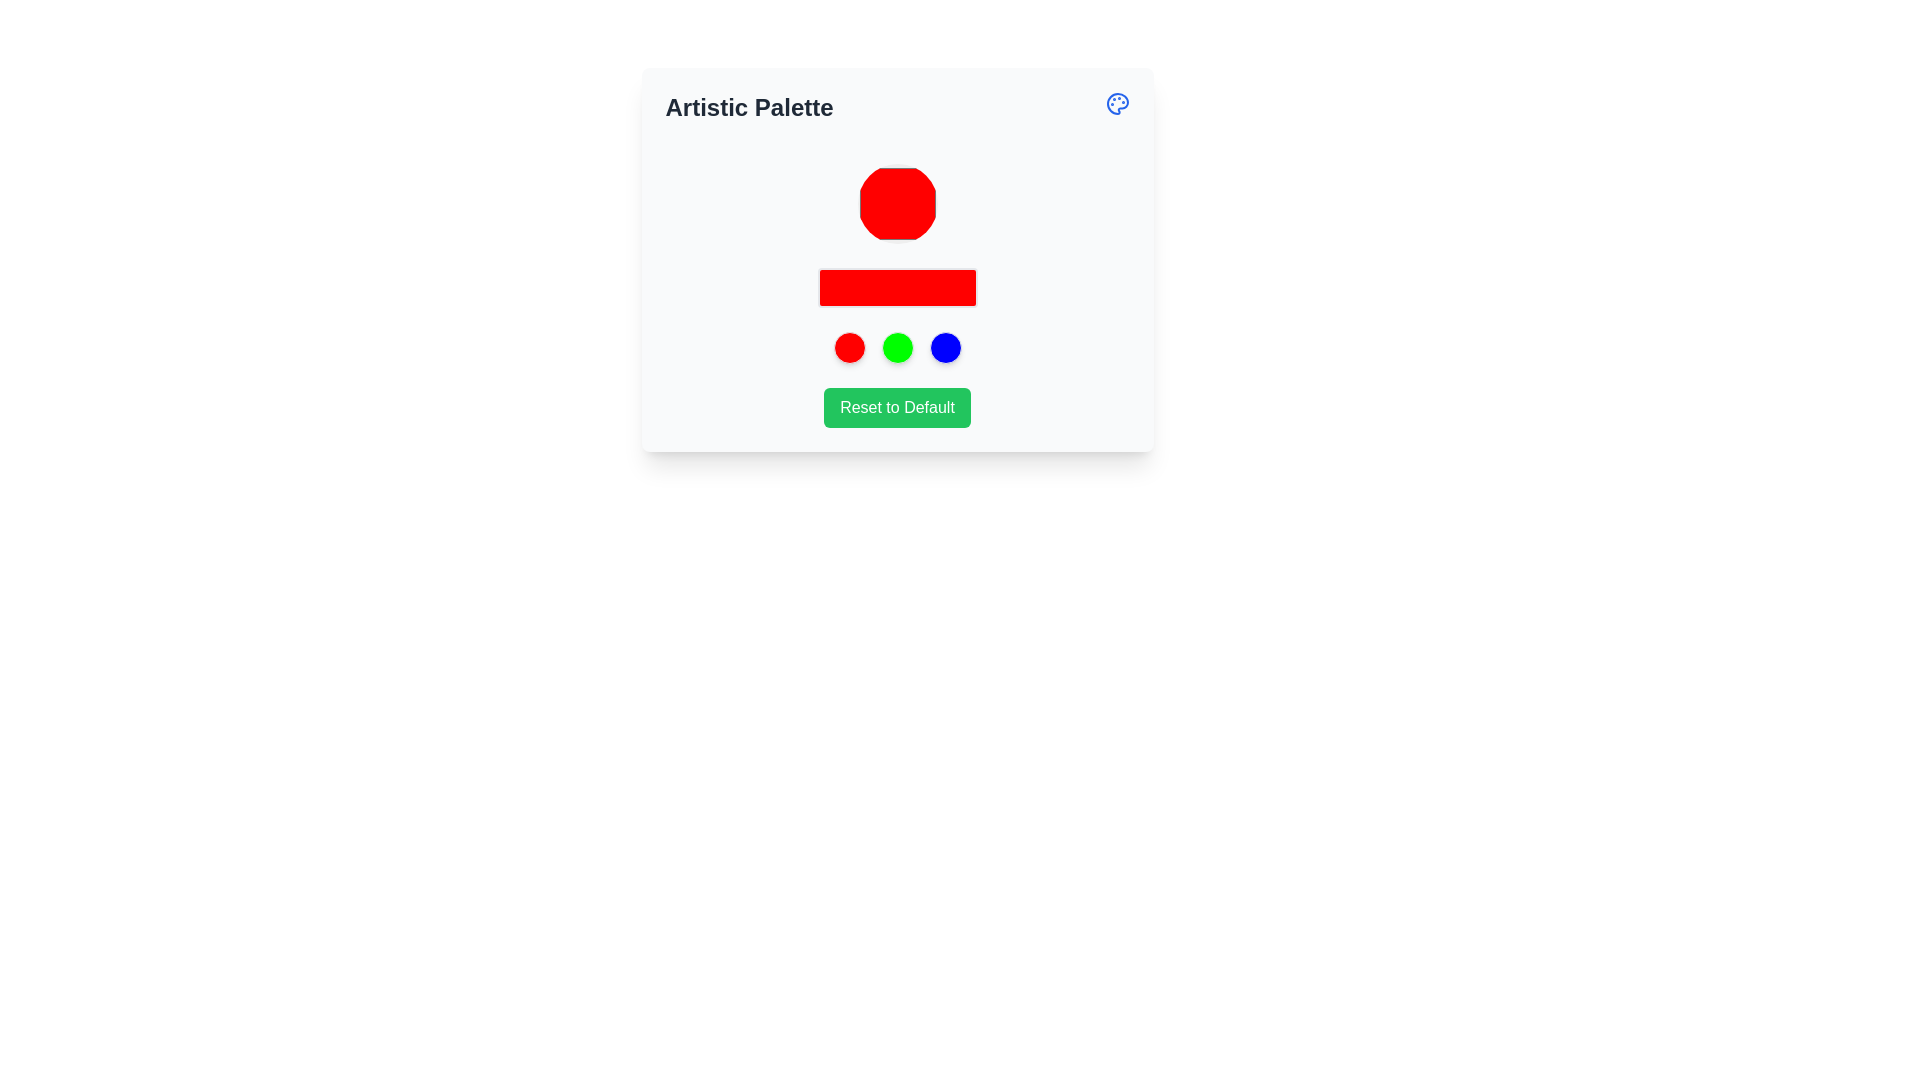  What do you see at coordinates (944, 346) in the screenshot?
I see `the blue circle button in the Artistic Palette section` at bounding box center [944, 346].